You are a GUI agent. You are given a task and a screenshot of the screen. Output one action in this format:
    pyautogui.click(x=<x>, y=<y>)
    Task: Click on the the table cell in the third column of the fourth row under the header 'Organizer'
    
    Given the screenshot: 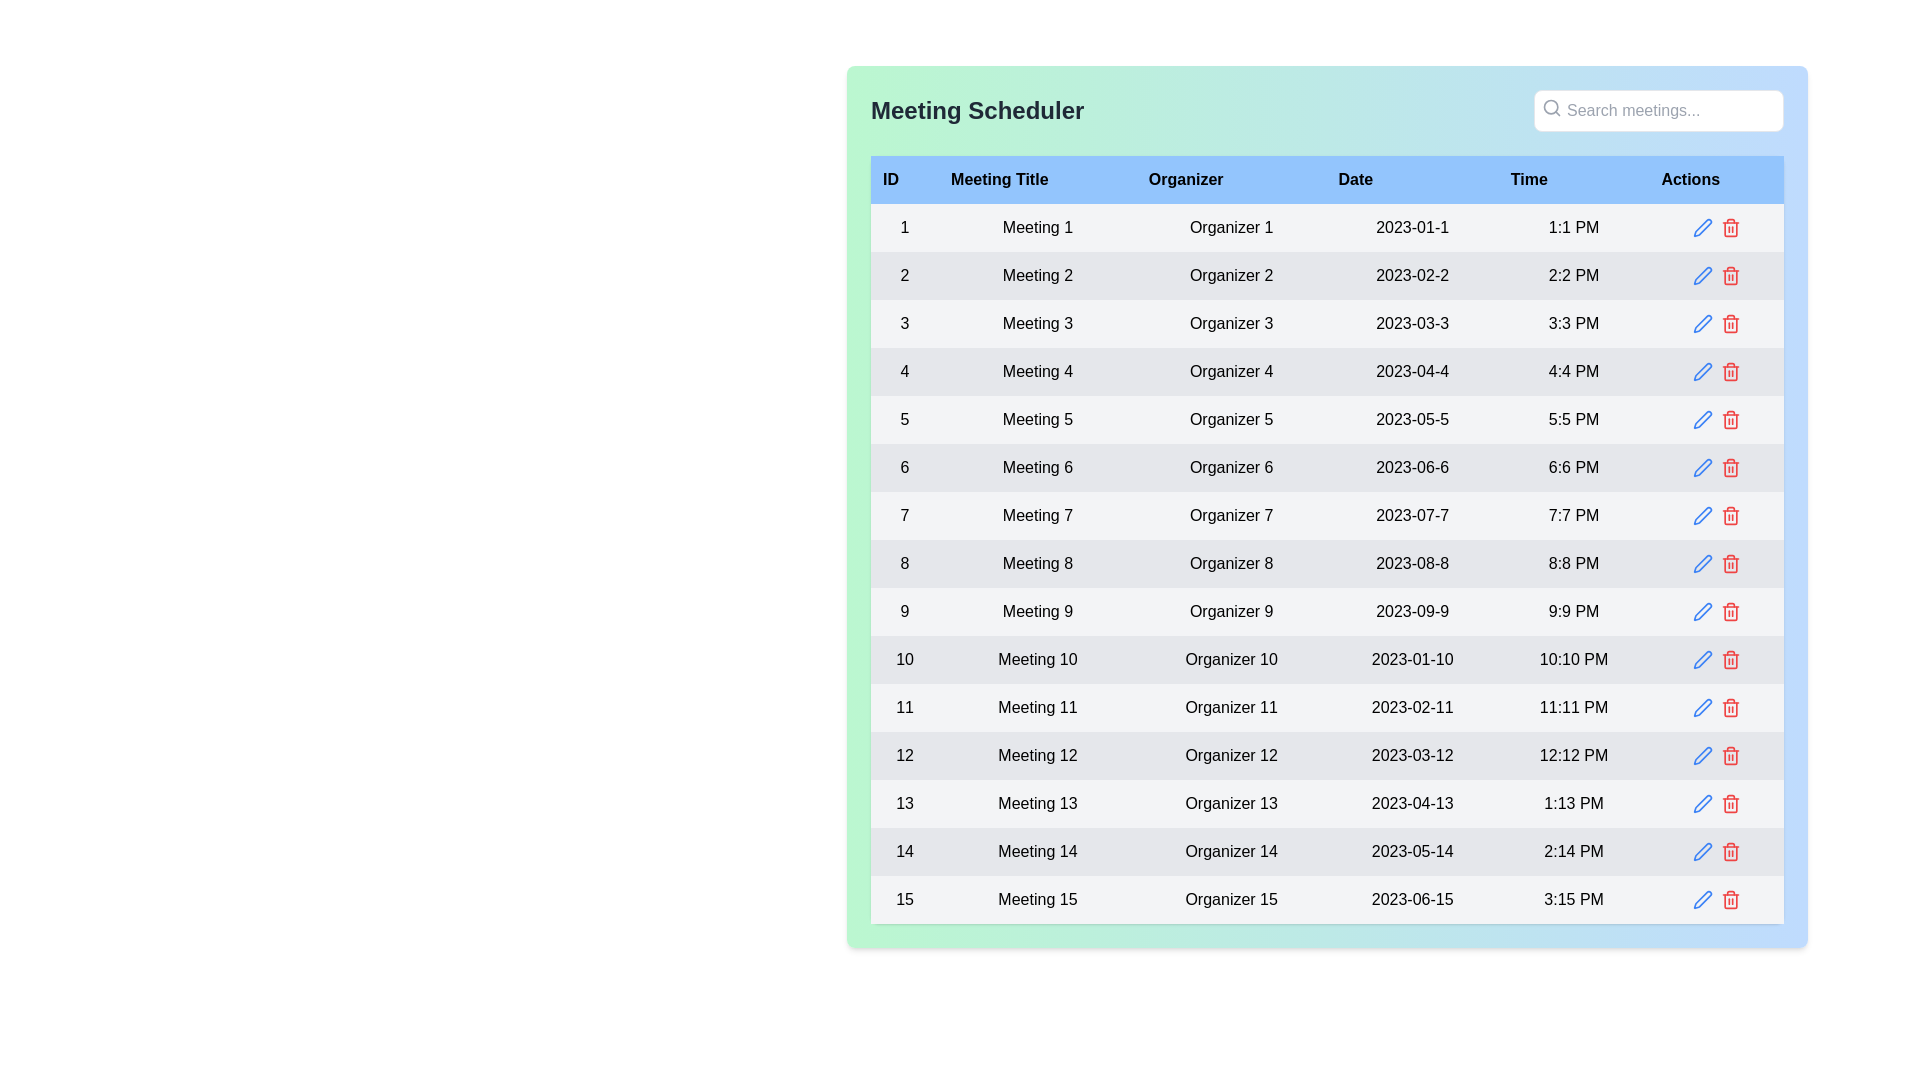 What is the action you would take?
    pyautogui.click(x=1230, y=371)
    